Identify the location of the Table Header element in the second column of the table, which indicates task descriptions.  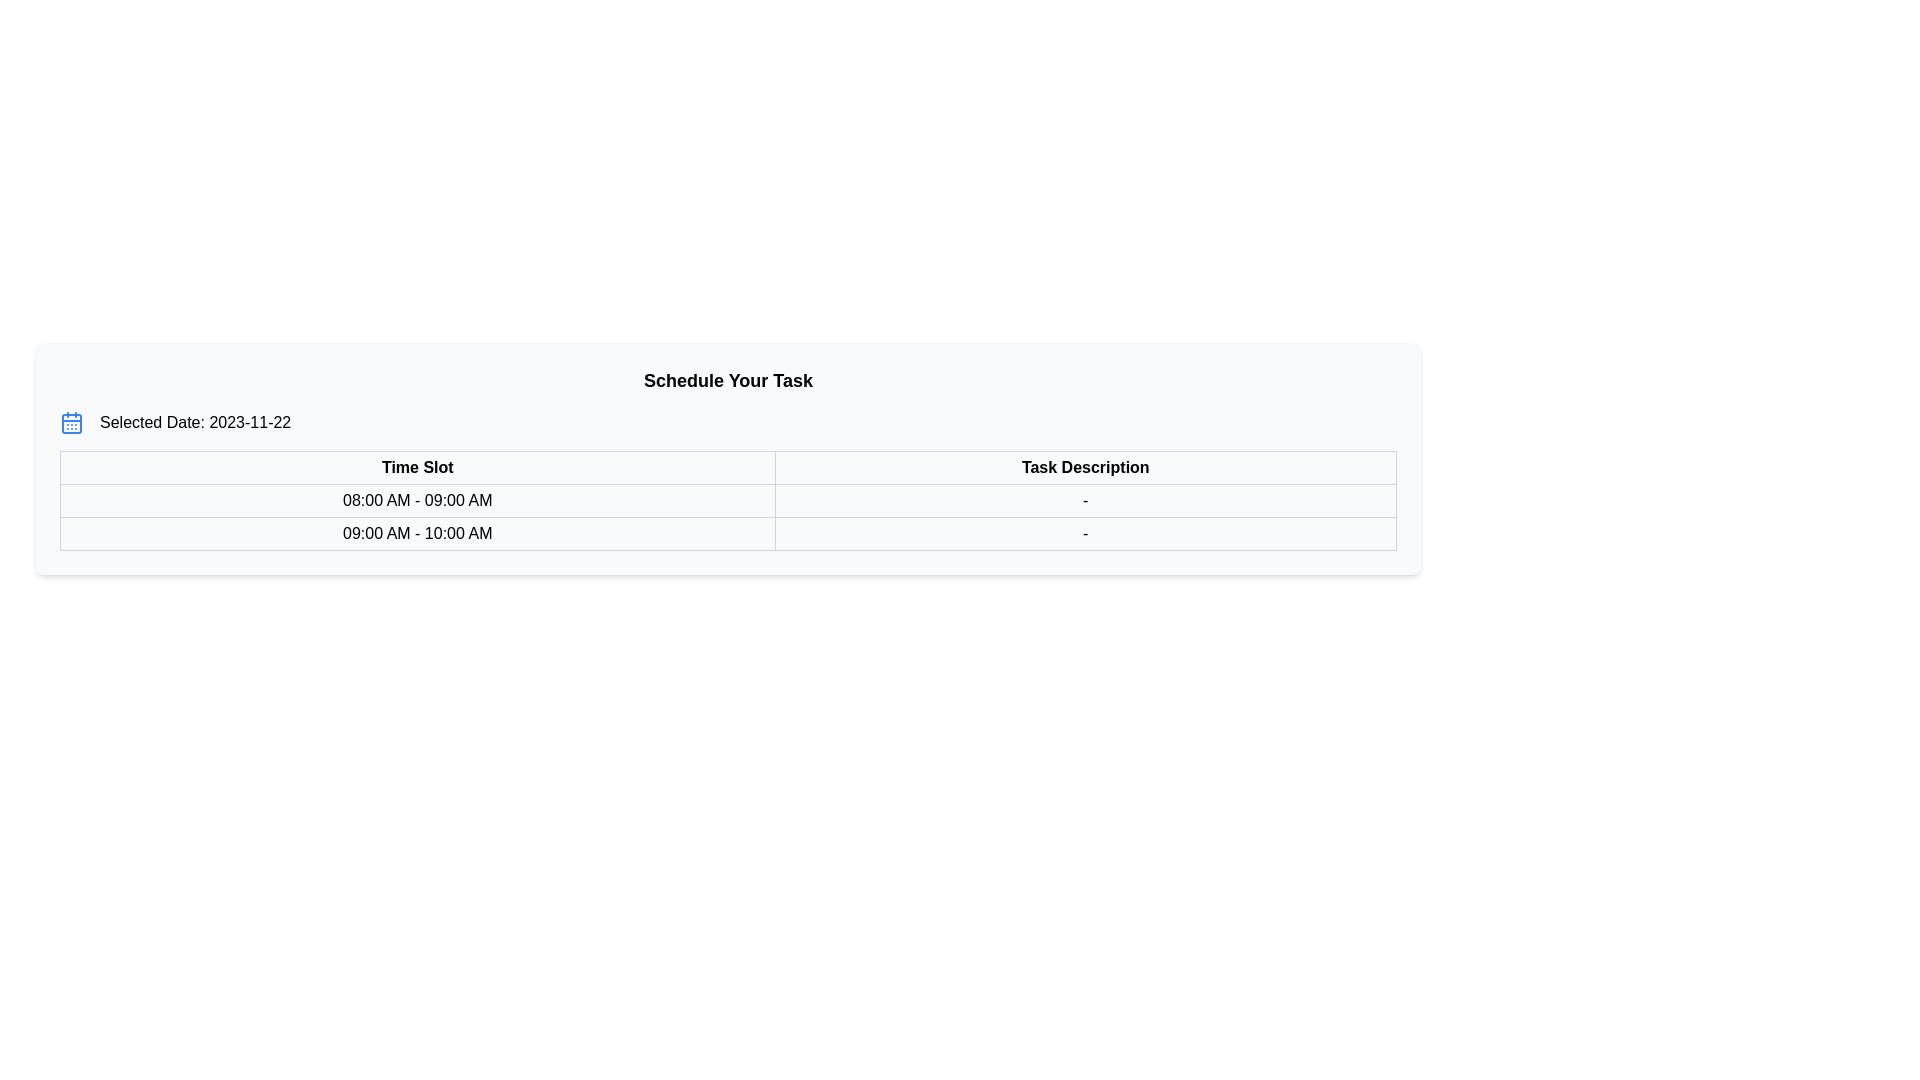
(1084, 467).